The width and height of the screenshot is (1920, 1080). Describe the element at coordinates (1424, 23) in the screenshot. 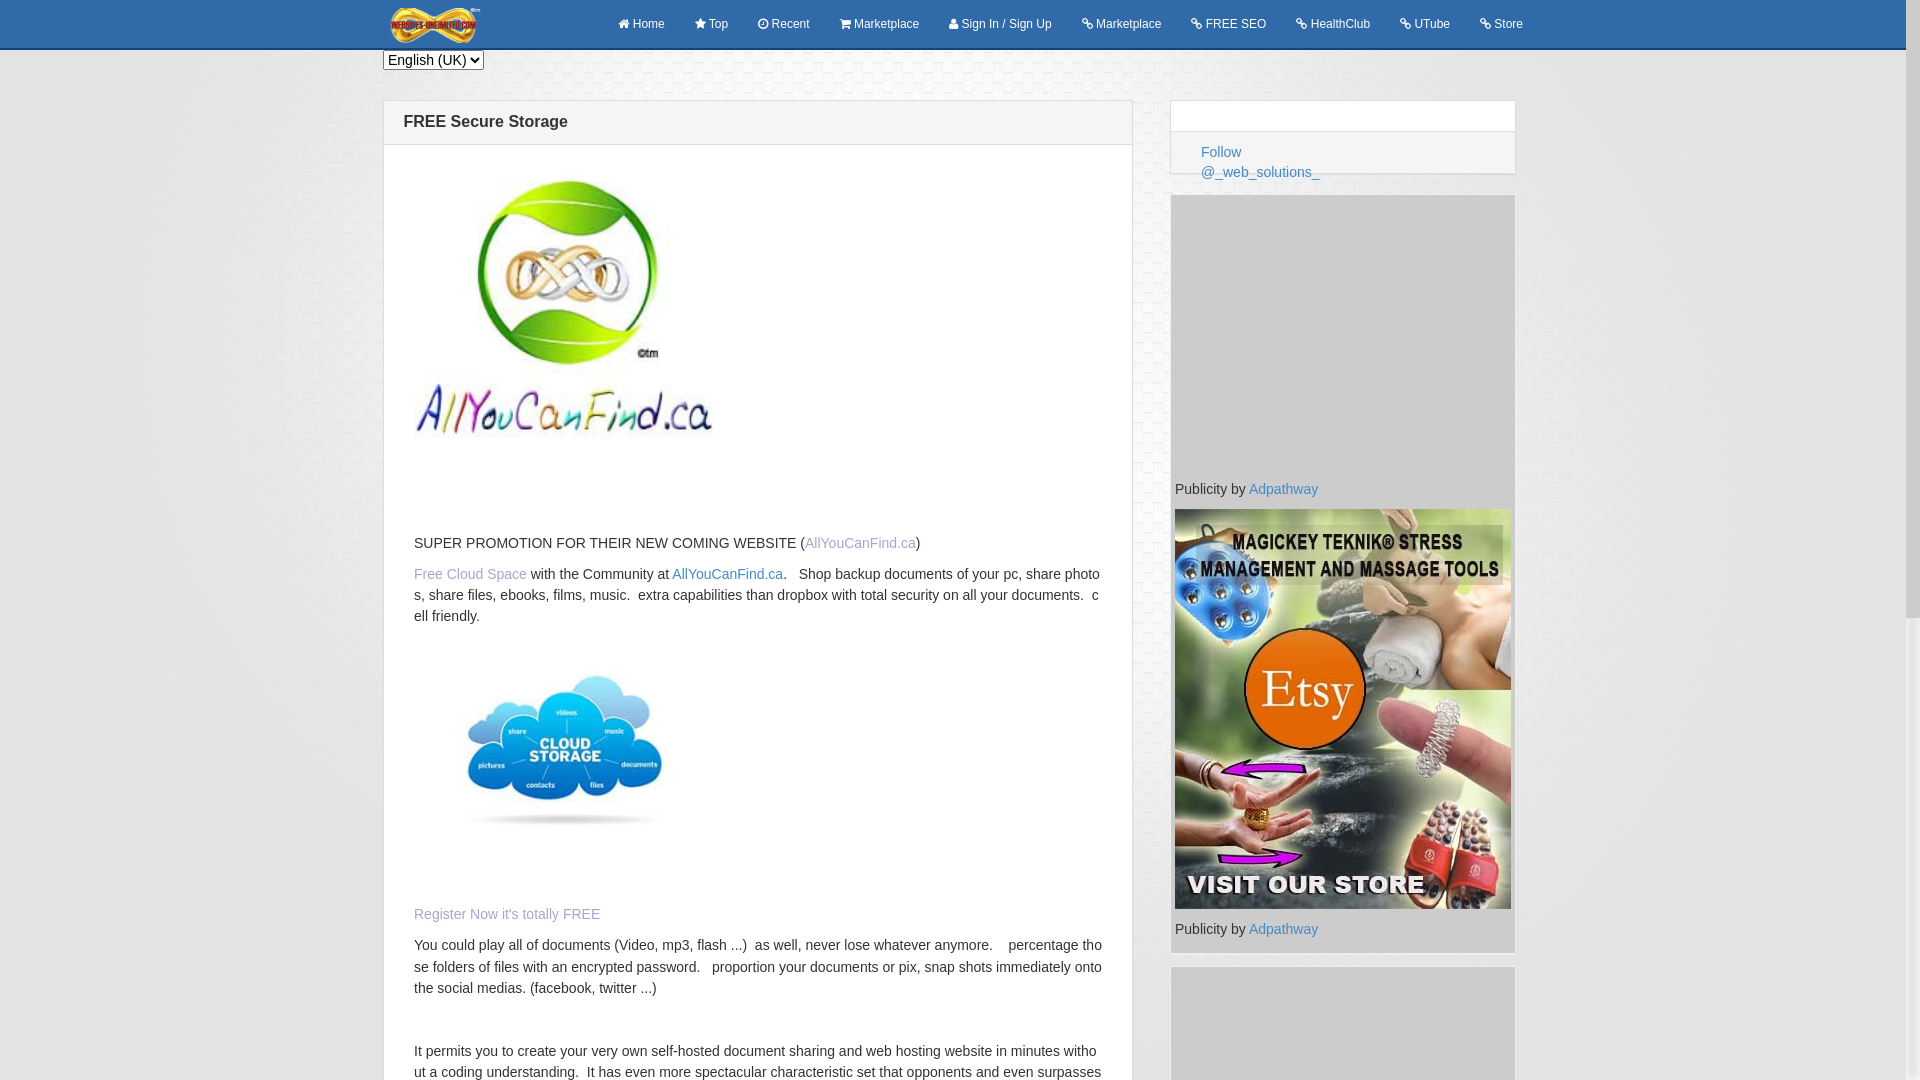

I see `'UTube'` at that location.